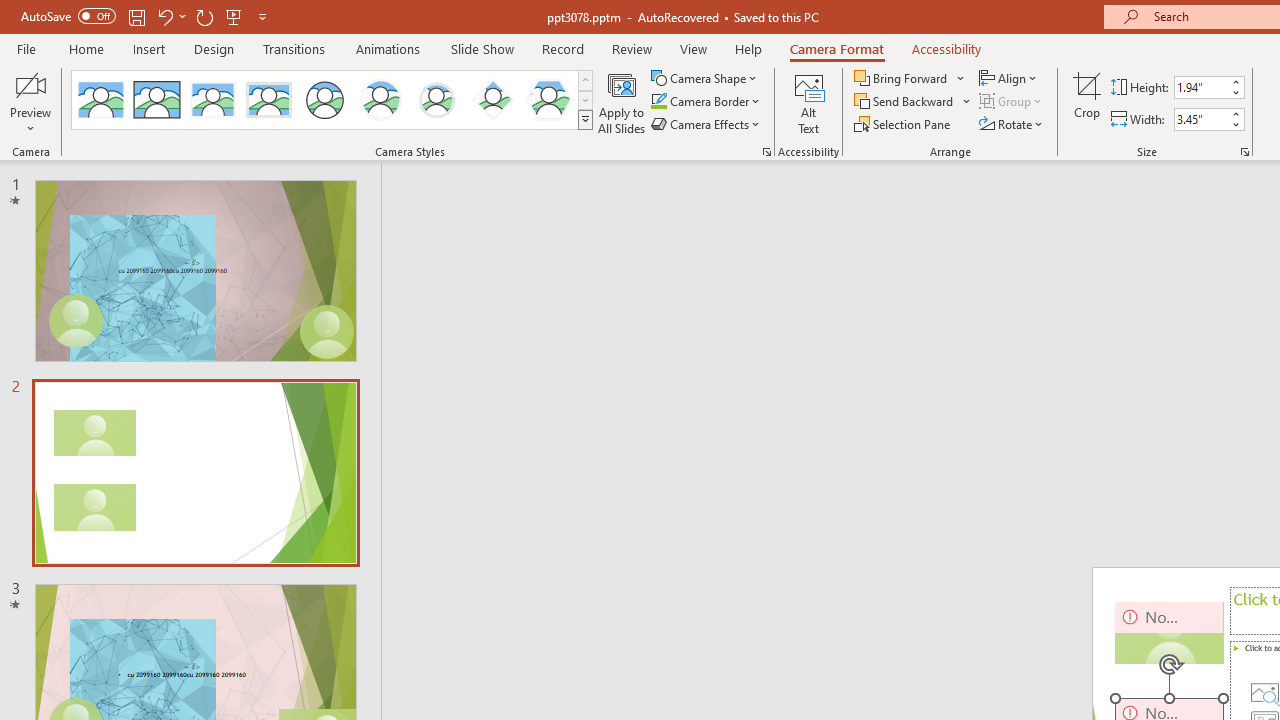 The height and width of the screenshot is (720, 1280). Describe the element at coordinates (584, 120) in the screenshot. I see `'Camera Styles'` at that location.